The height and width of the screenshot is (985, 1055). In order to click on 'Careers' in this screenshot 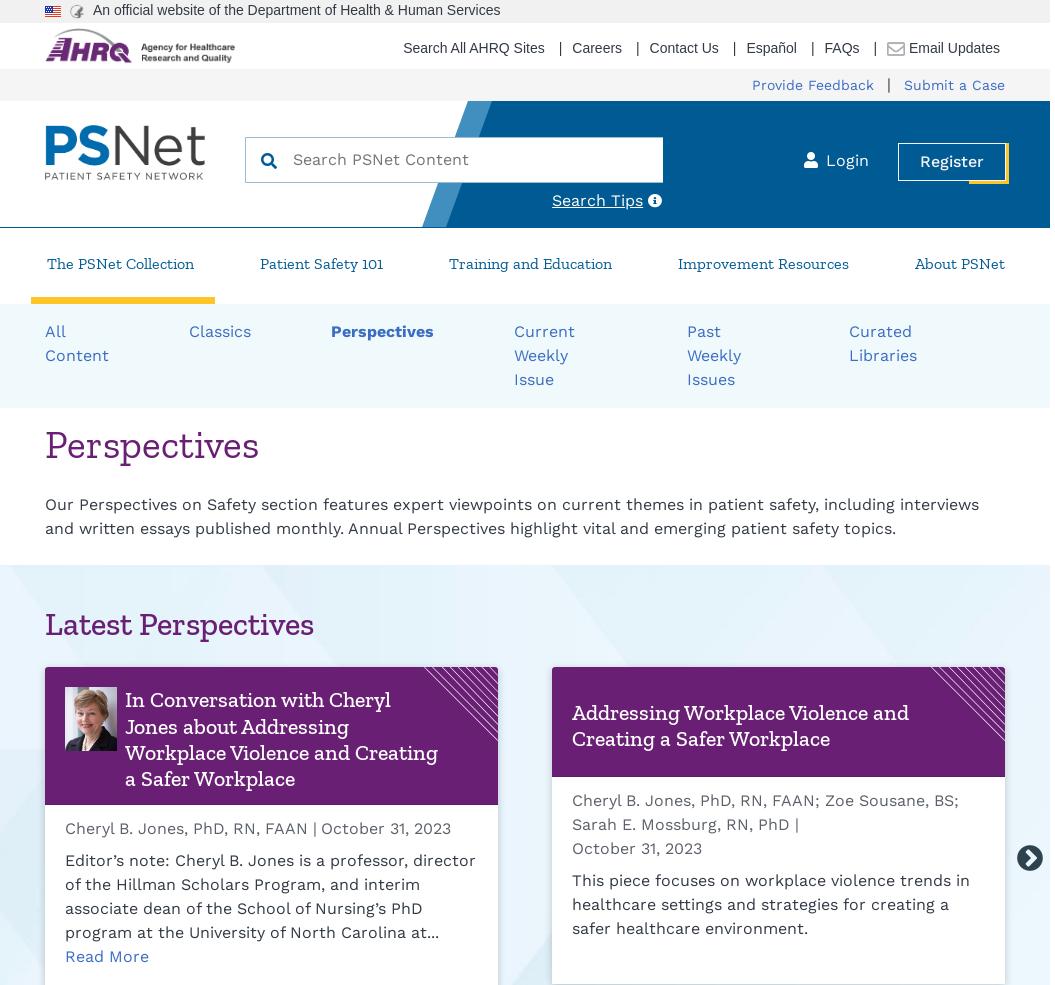, I will do `click(597, 46)`.